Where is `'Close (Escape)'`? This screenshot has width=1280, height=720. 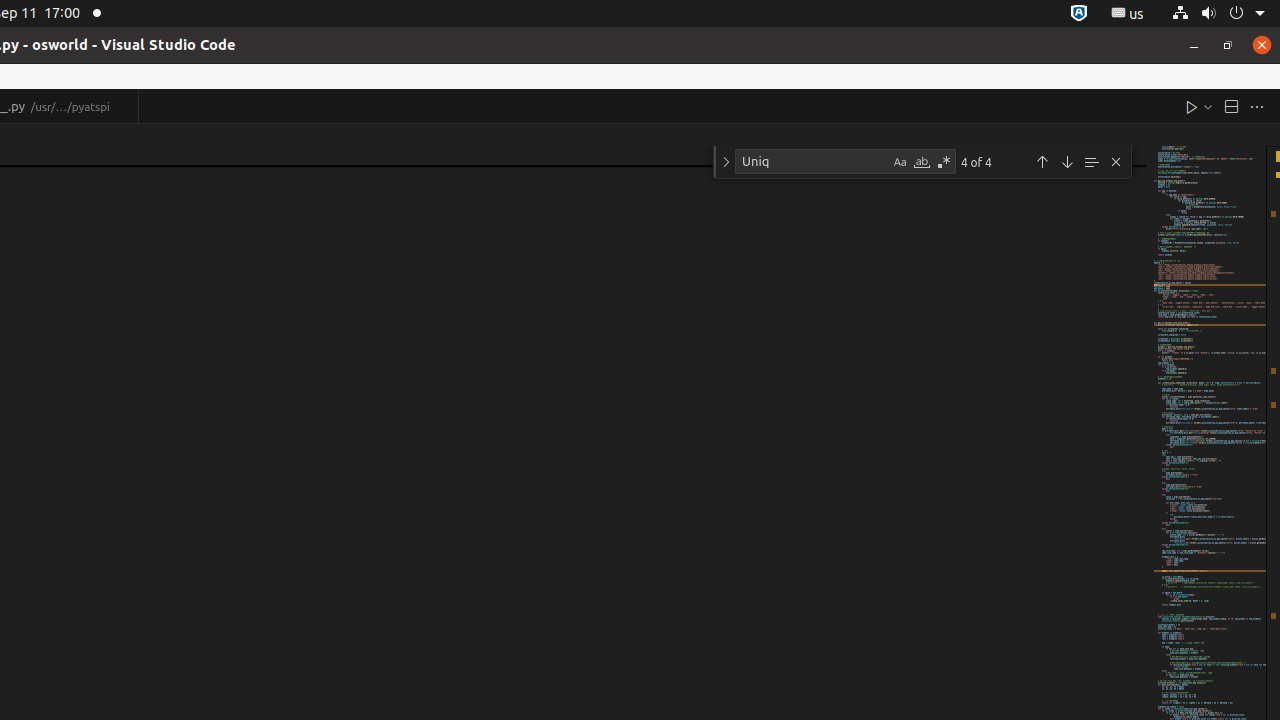
'Close (Escape)' is located at coordinates (1115, 161).